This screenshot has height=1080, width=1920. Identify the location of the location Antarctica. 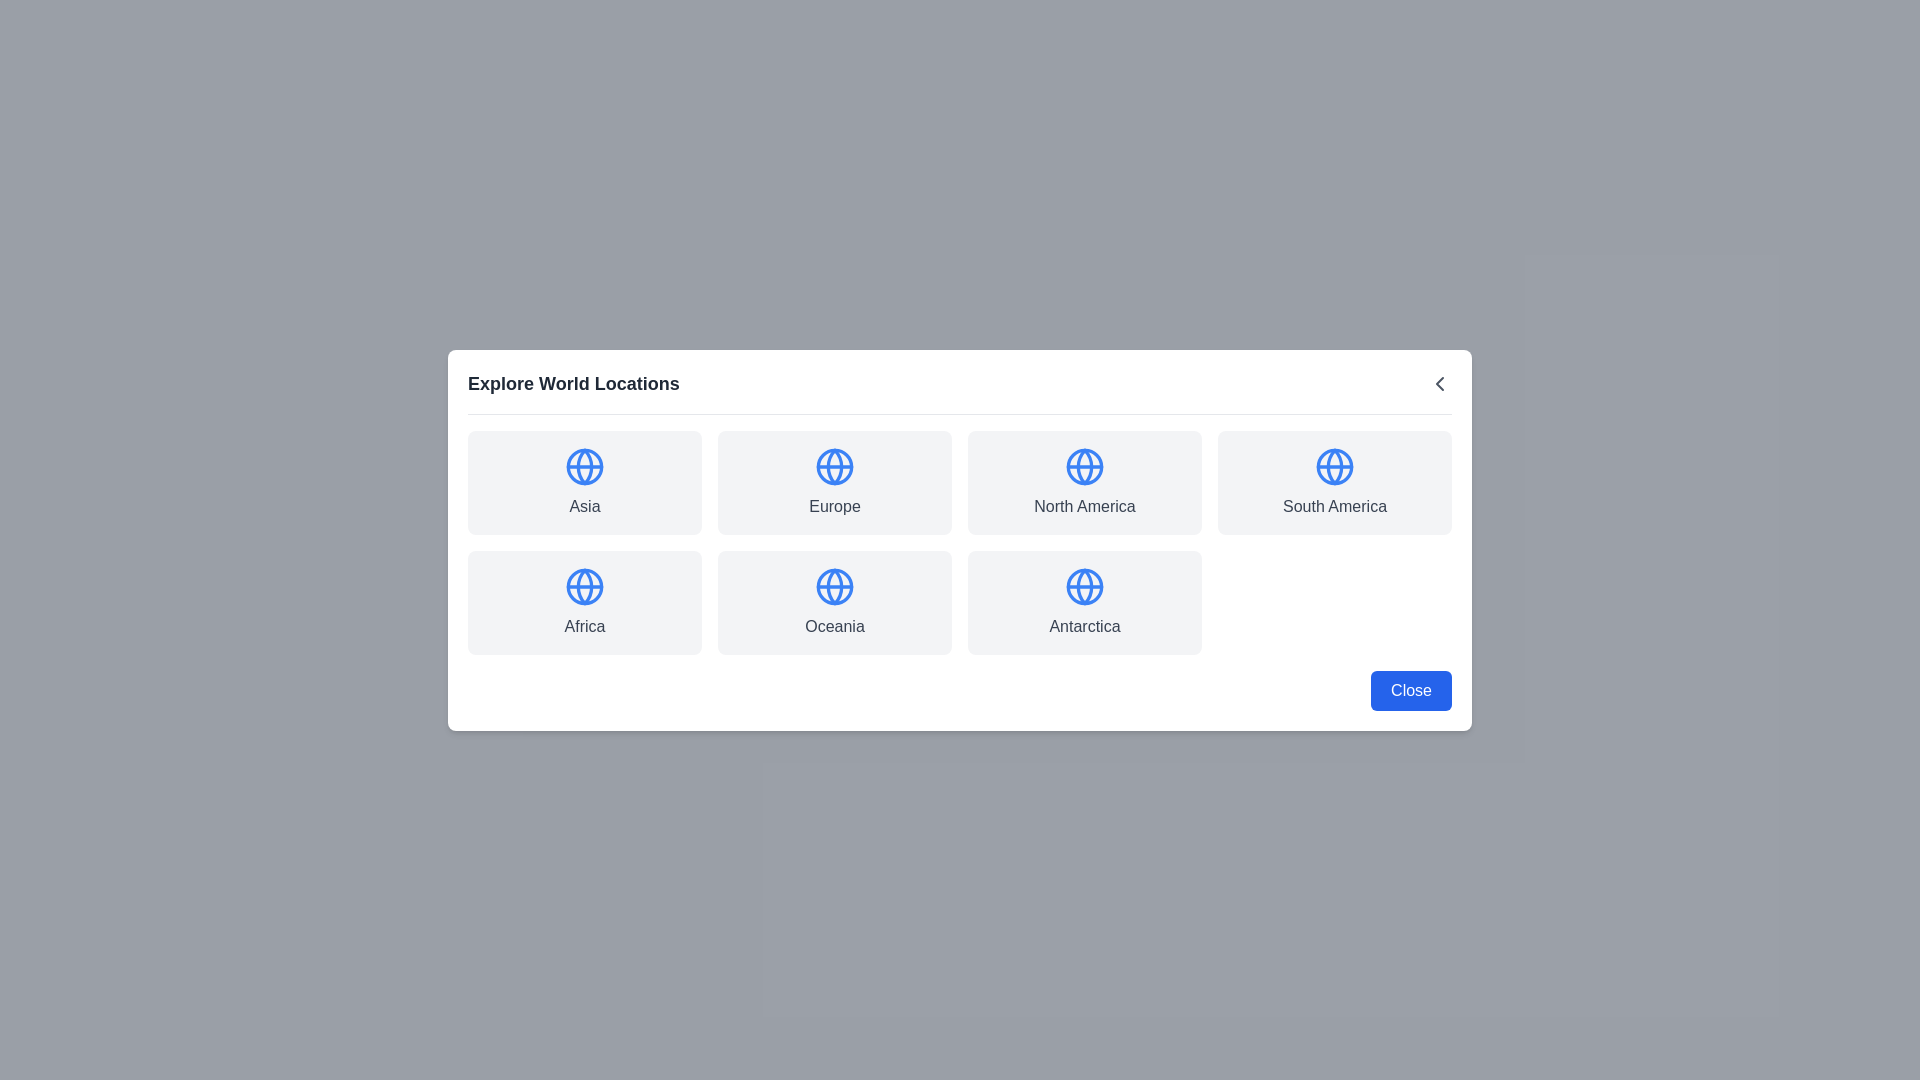
(1083, 601).